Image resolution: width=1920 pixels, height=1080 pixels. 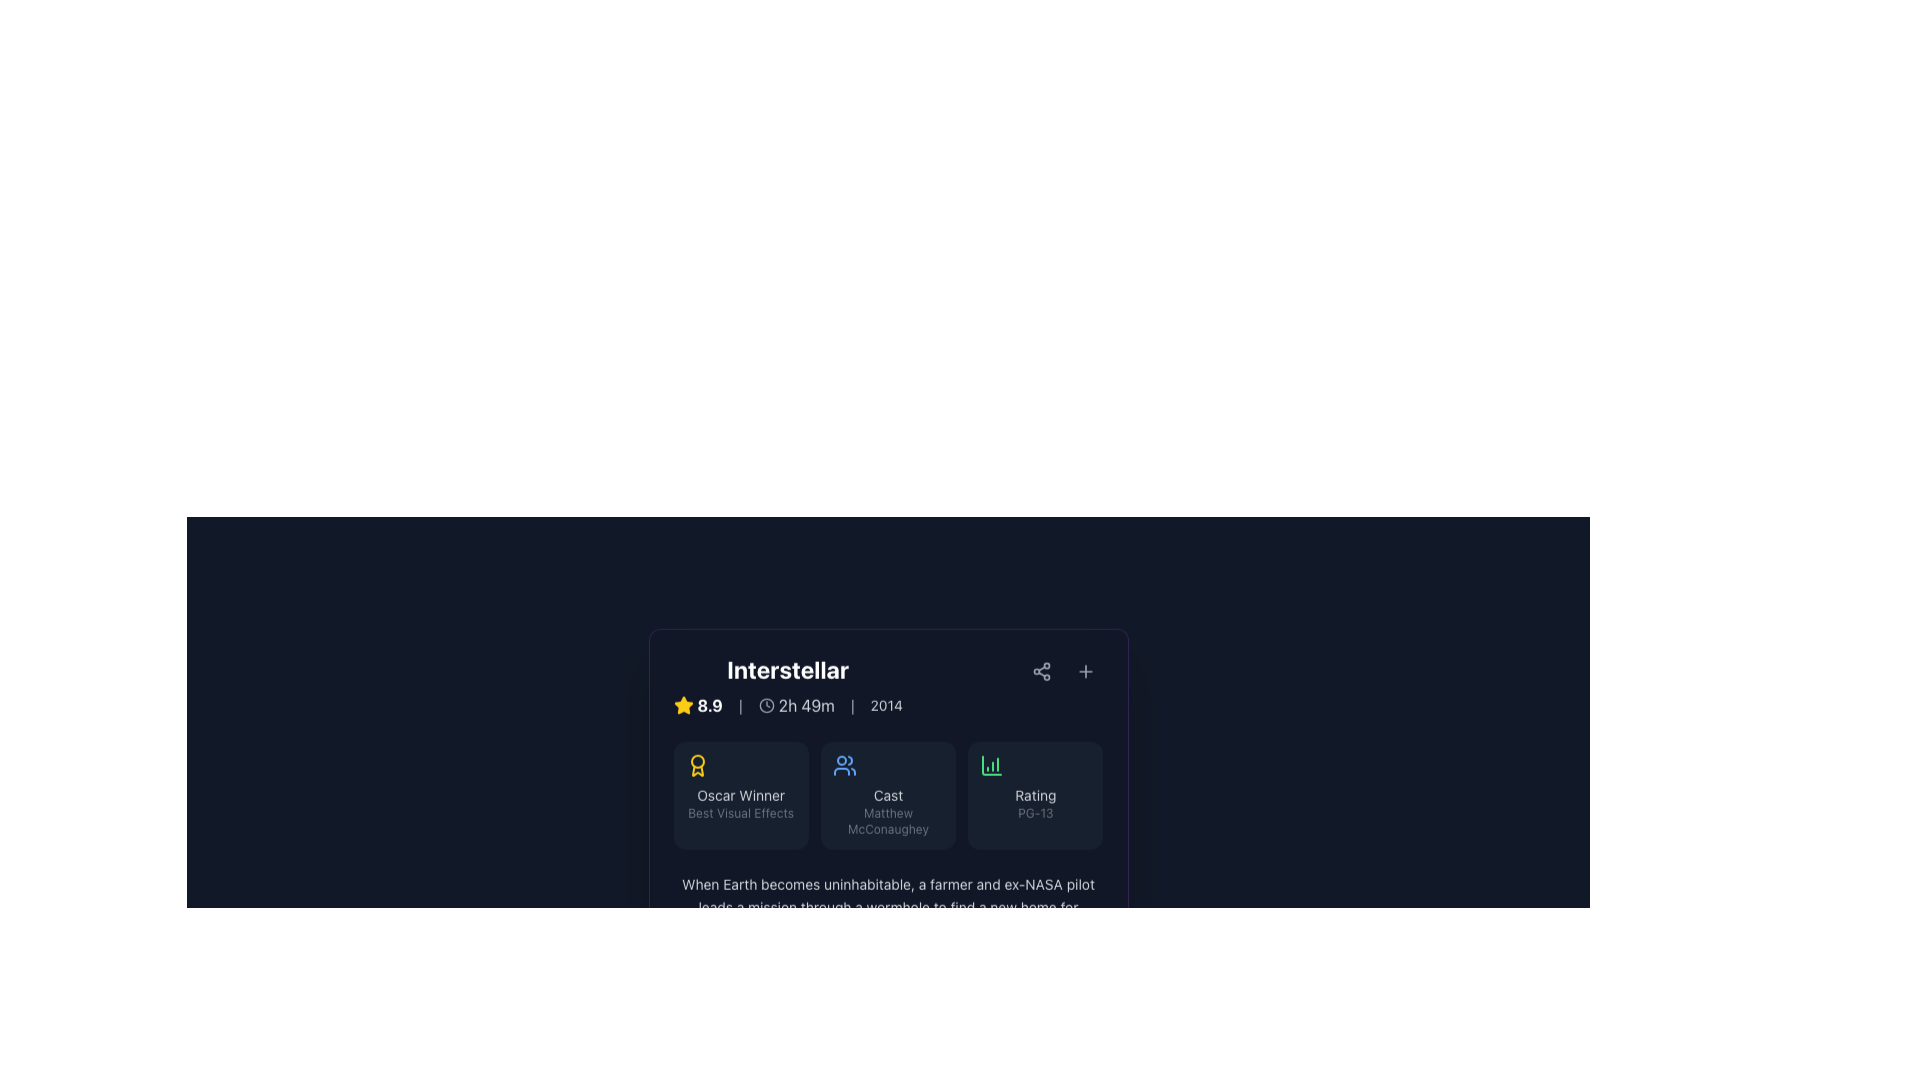 I want to click on the icon in the grid layout for more information about 'Oscar Winner', 'Cast', or 'Rating' in the modal card titled 'Interstellar', so click(x=887, y=794).